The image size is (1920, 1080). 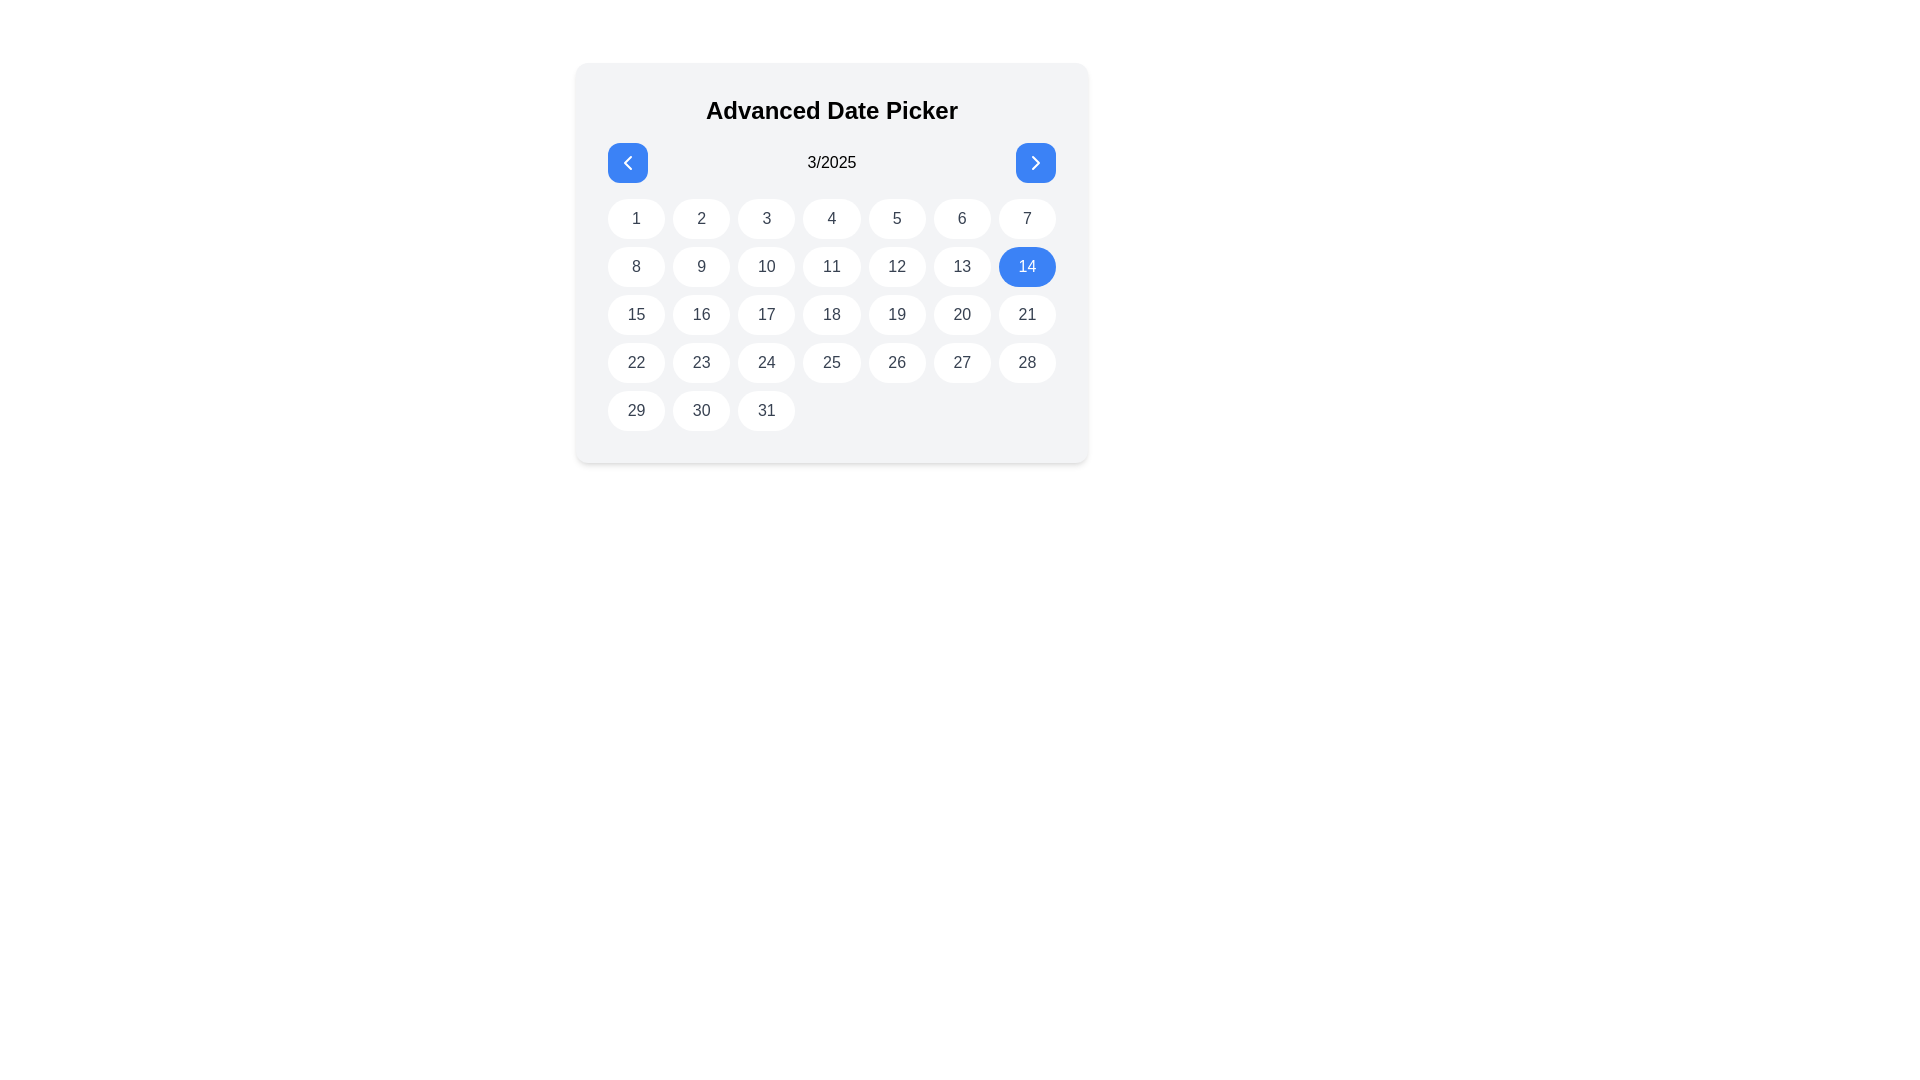 What do you see at coordinates (1036, 161) in the screenshot?
I see `the 'next' navigation icon located in the square blue button at the top-right corner of the calendar interface` at bounding box center [1036, 161].